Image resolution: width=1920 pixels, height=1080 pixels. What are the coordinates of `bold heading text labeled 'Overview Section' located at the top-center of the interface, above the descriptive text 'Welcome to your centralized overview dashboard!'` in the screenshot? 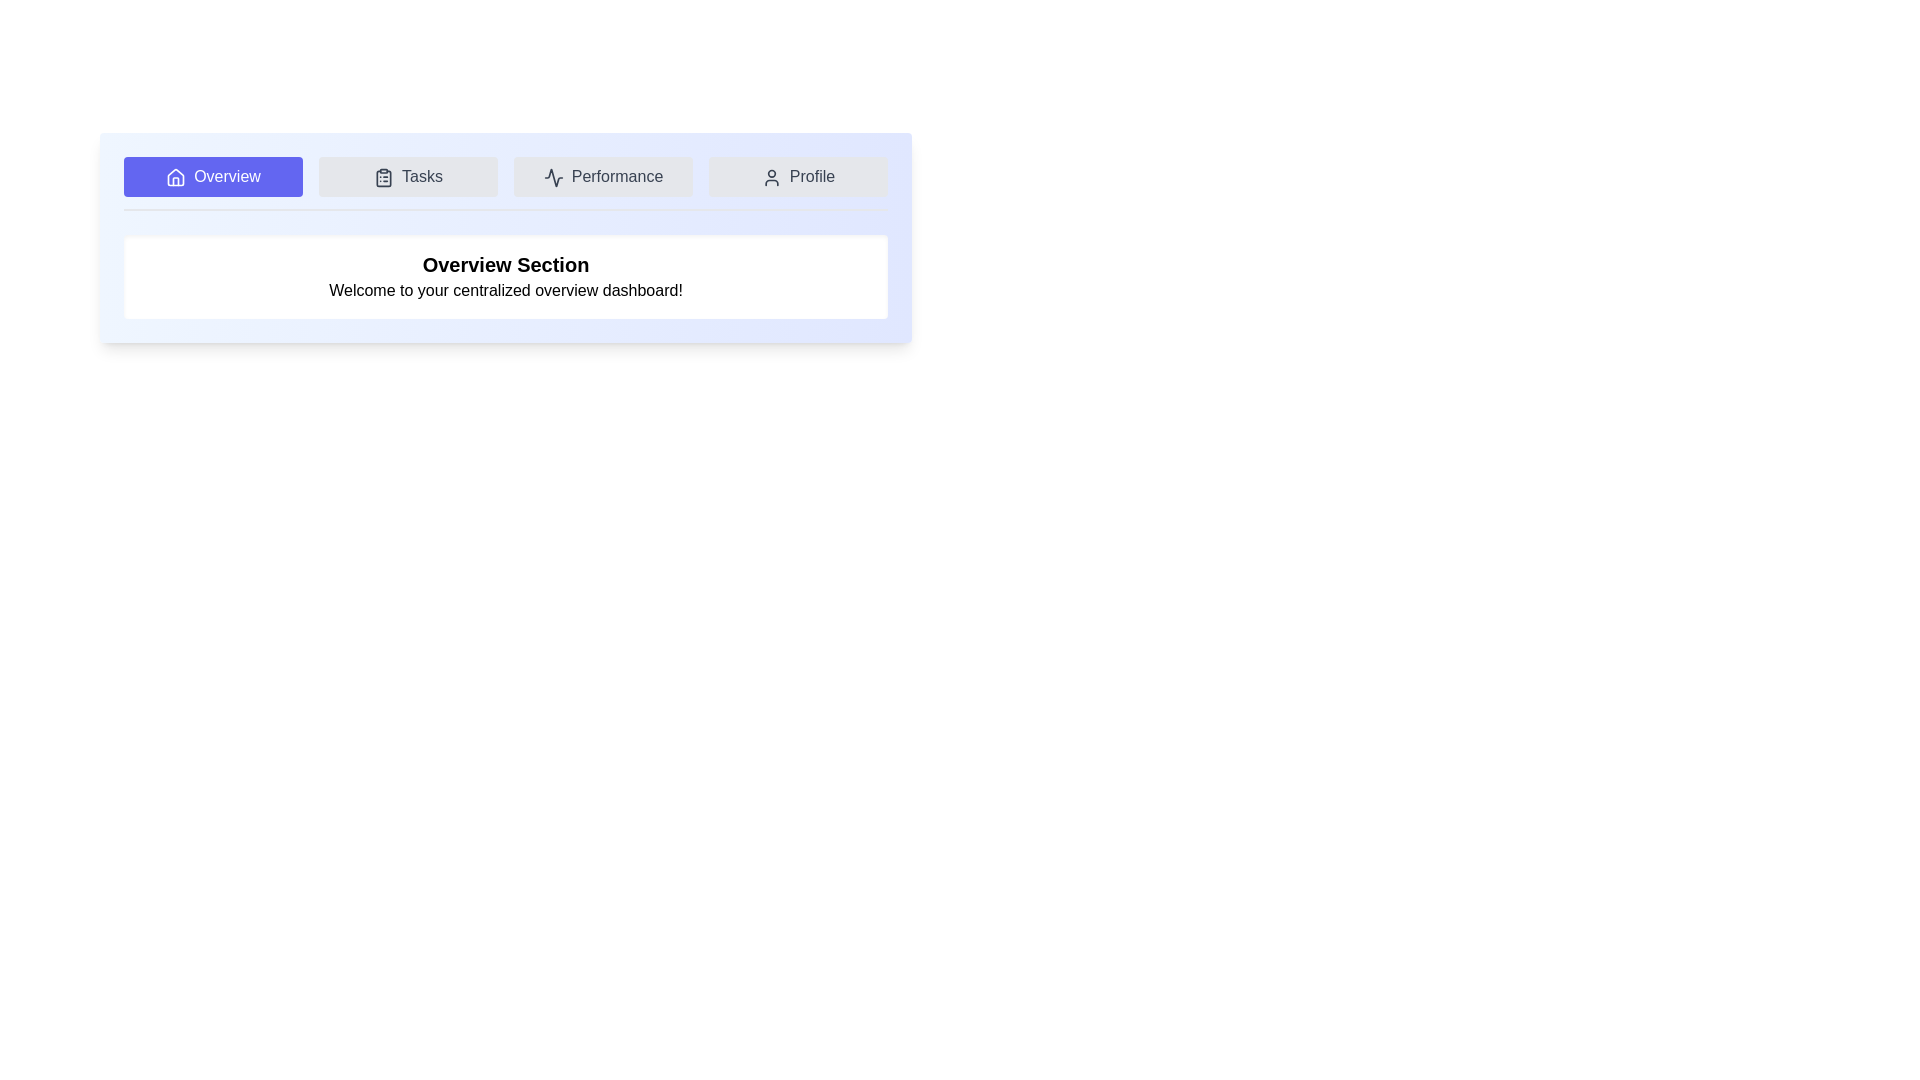 It's located at (505, 264).